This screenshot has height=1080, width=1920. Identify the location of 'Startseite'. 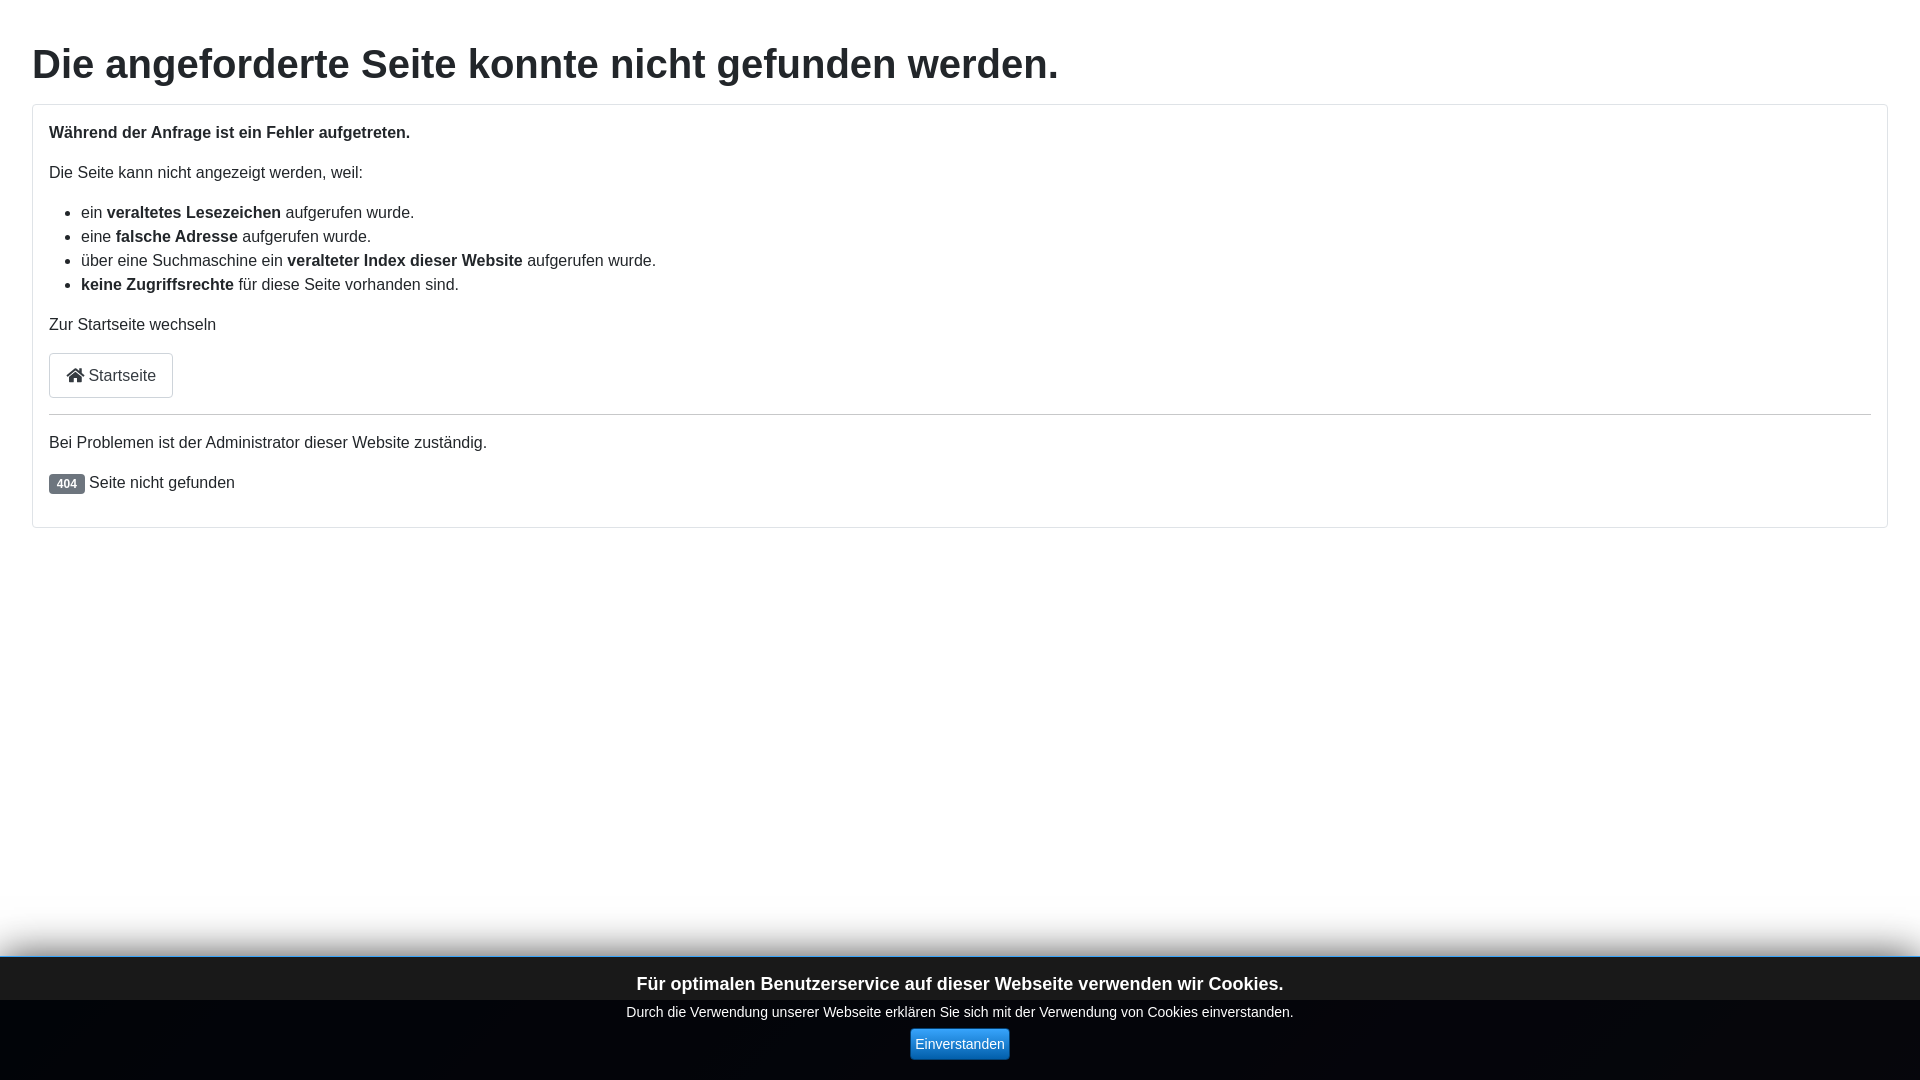
(109, 375).